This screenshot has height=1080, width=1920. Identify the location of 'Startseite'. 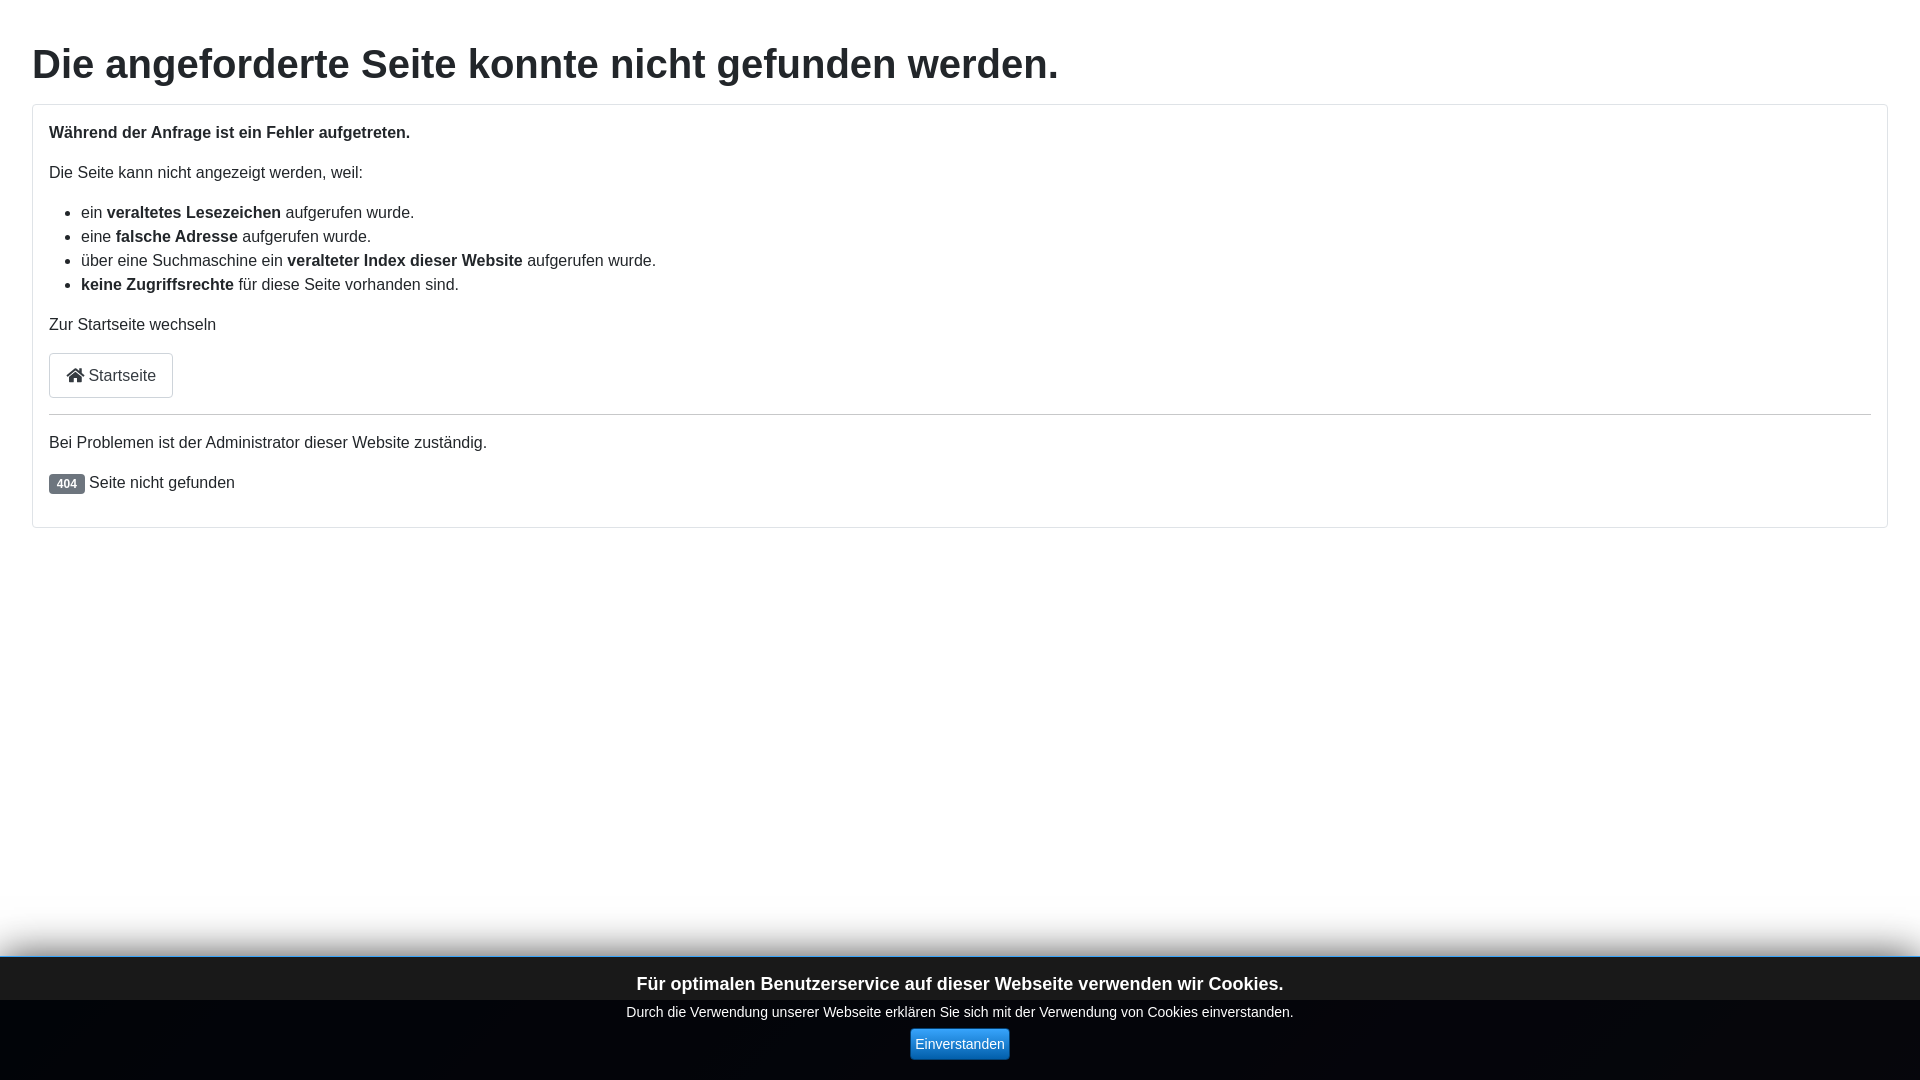
(109, 375).